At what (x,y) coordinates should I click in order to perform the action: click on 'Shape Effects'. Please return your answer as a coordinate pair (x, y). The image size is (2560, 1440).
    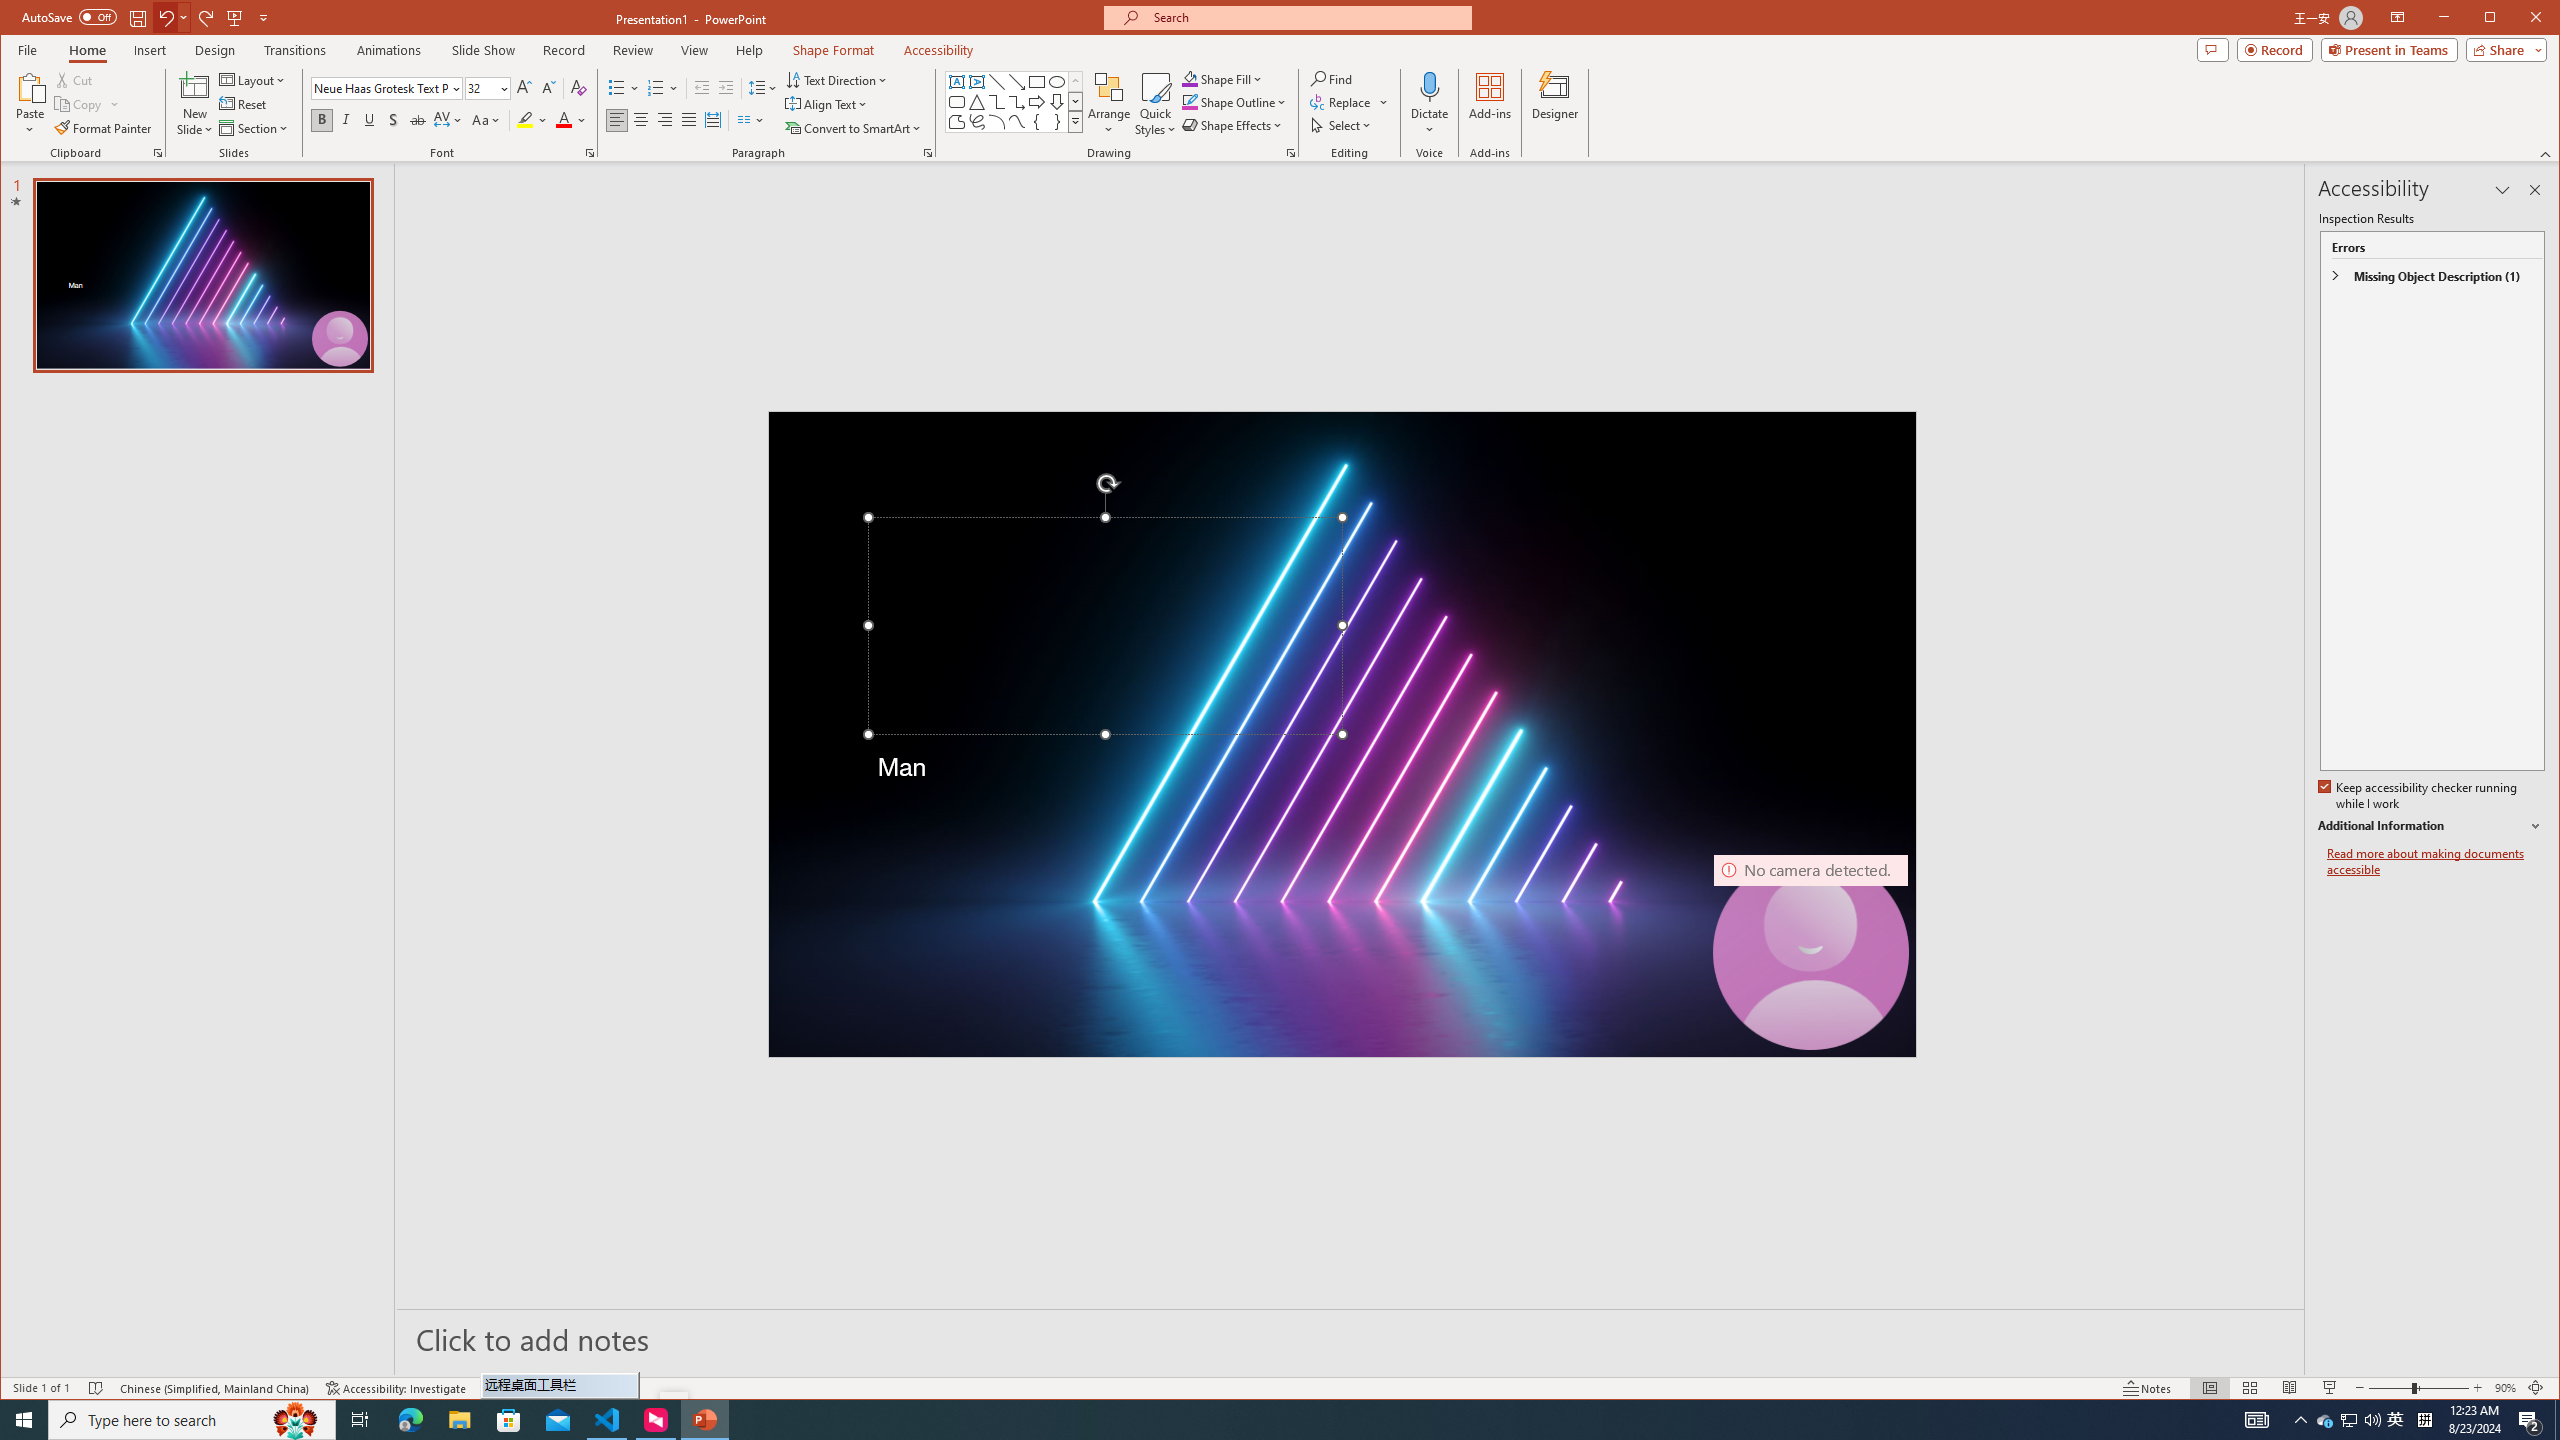
    Looking at the image, I should click on (1235, 125).